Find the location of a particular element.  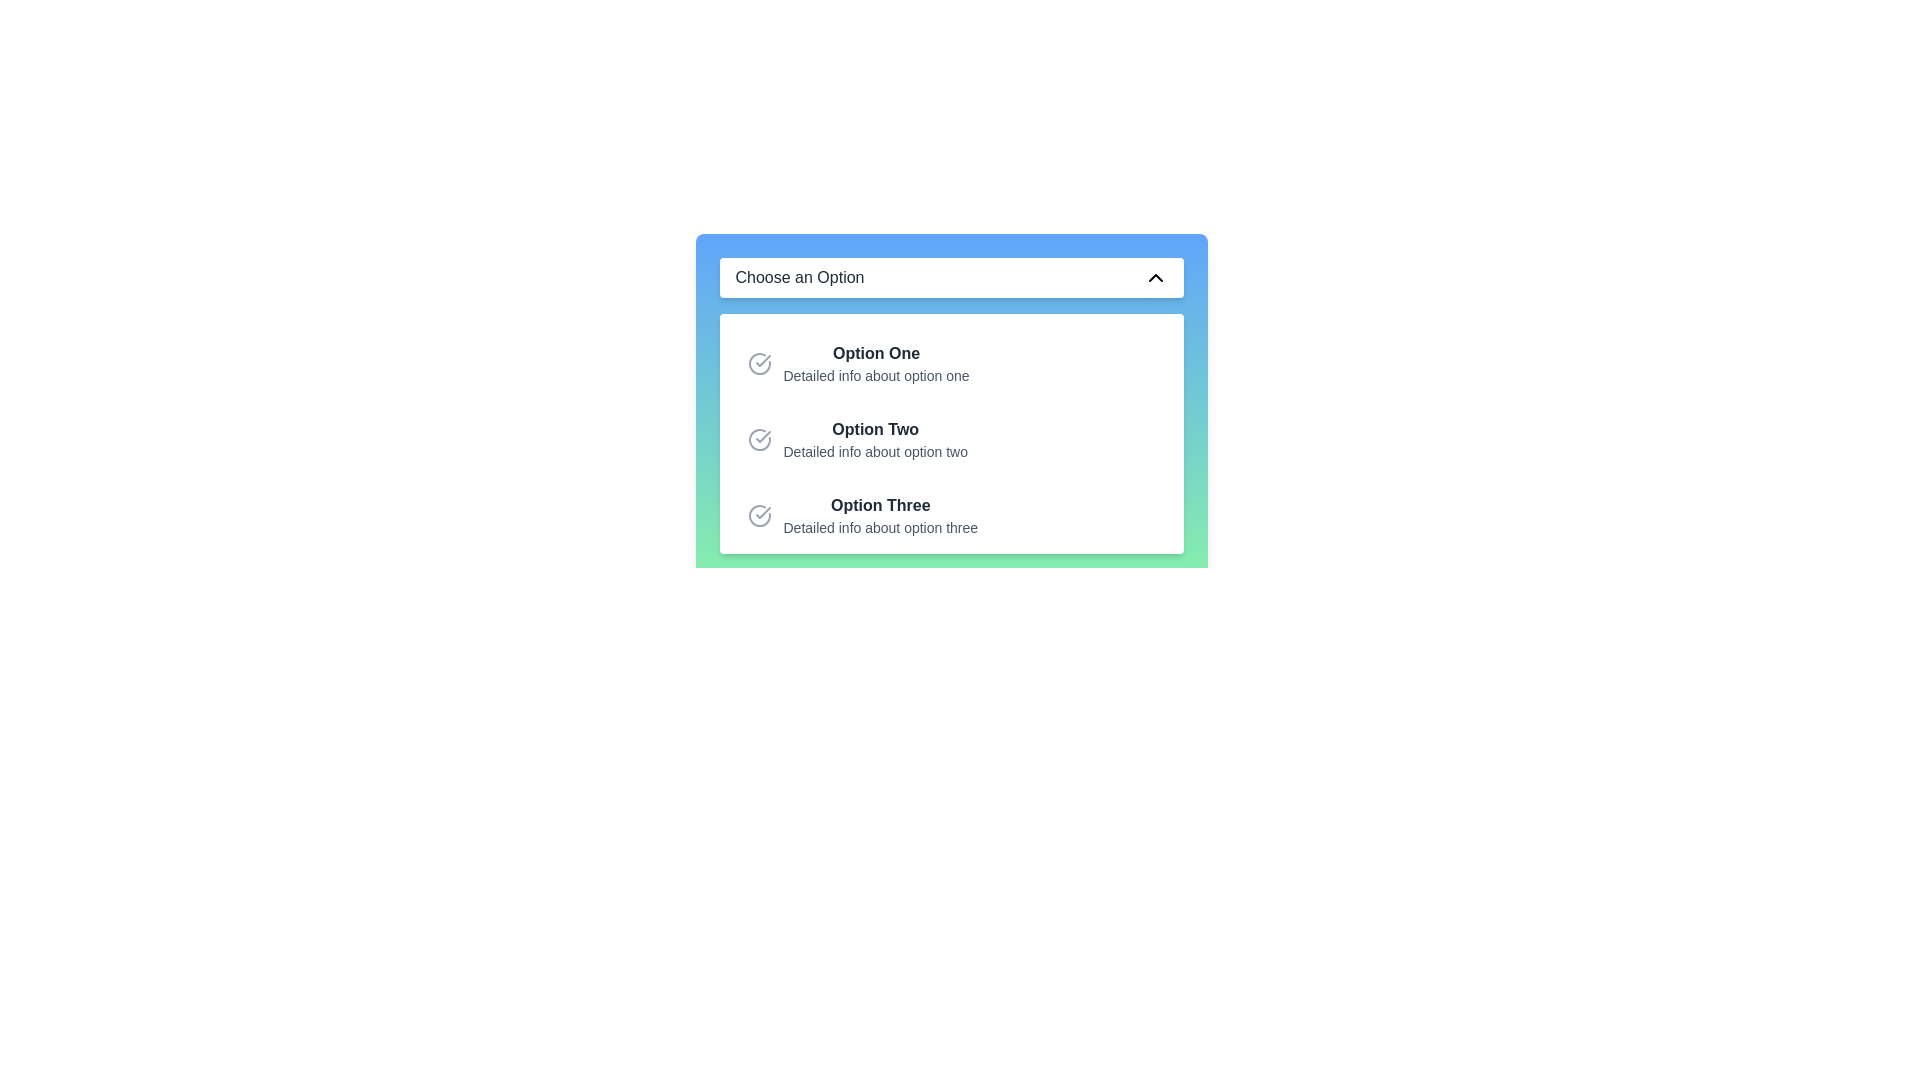

the first list item labeled 'Option One' is located at coordinates (876, 363).